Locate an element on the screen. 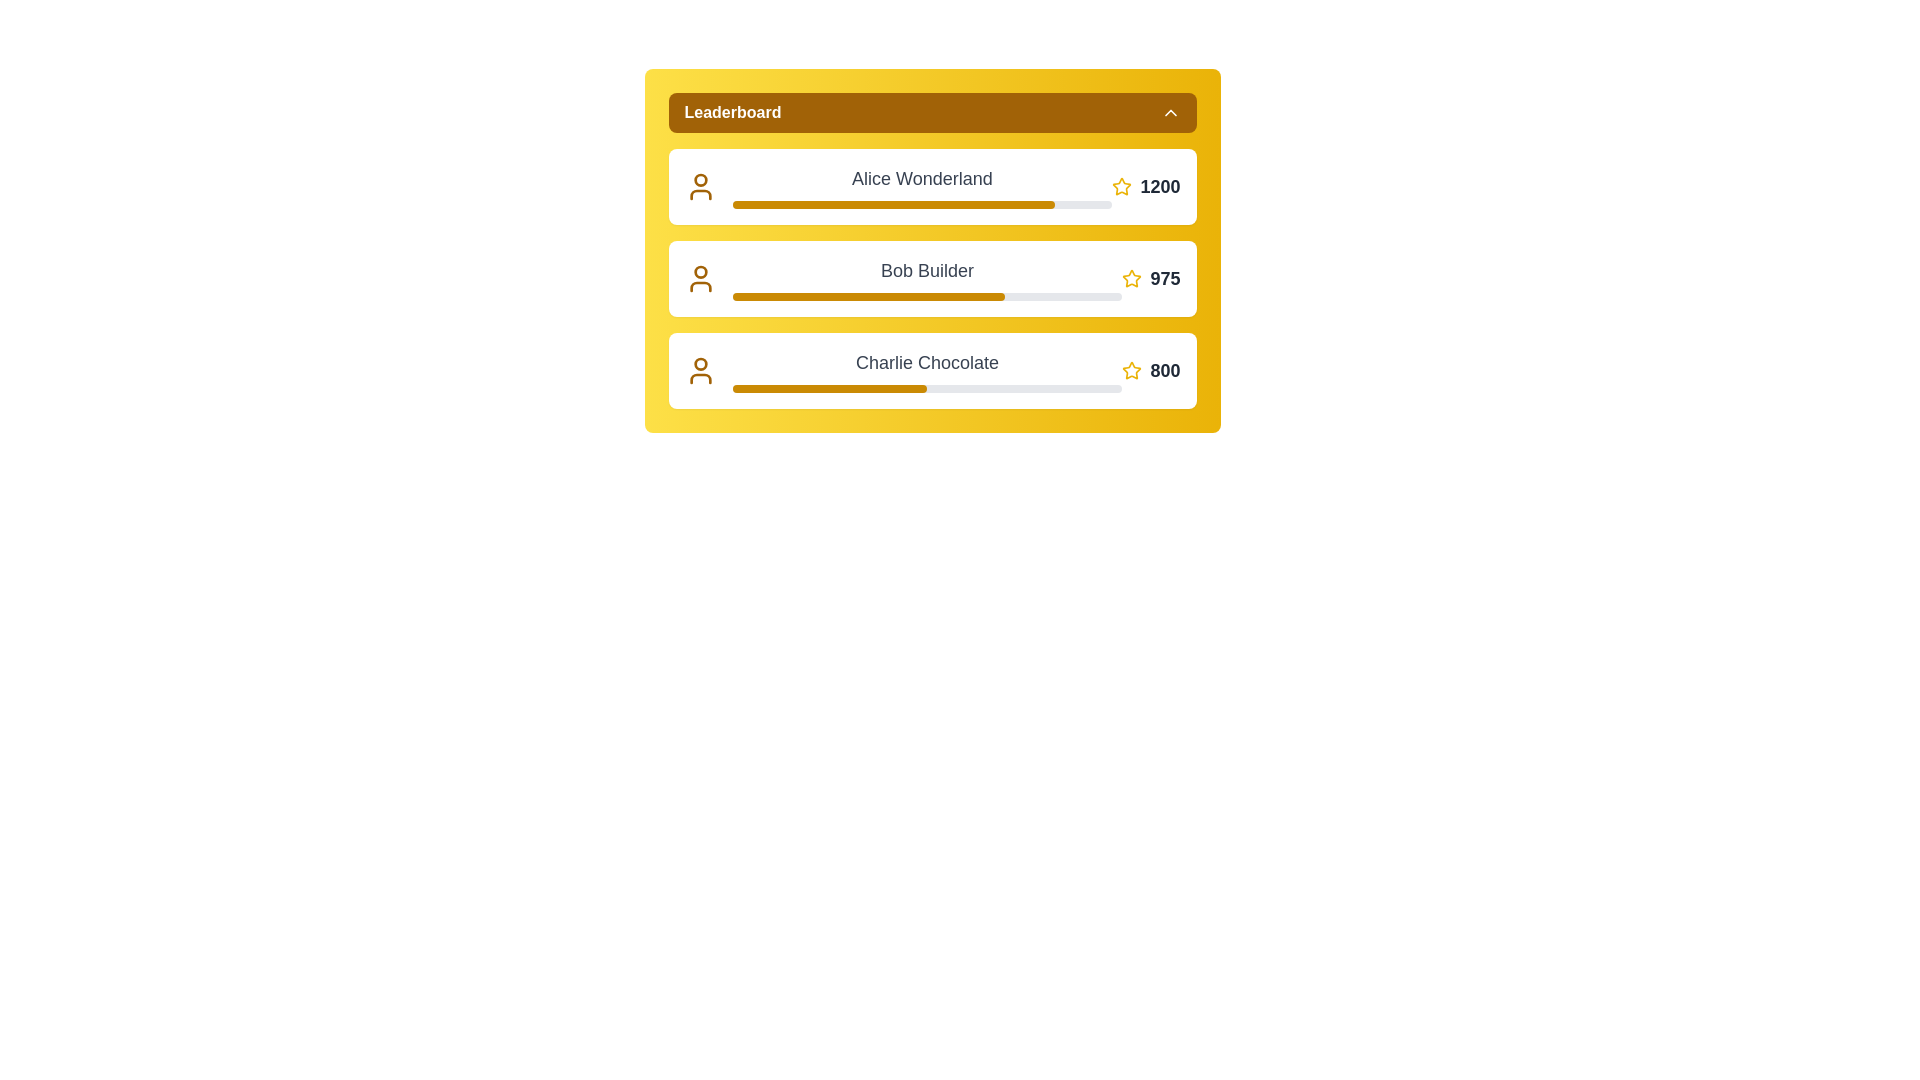  the progress bar styled with a gray background and a yellow filled section located below the text 'Alice Wonderland' in the first leaderboard row is located at coordinates (921, 204).